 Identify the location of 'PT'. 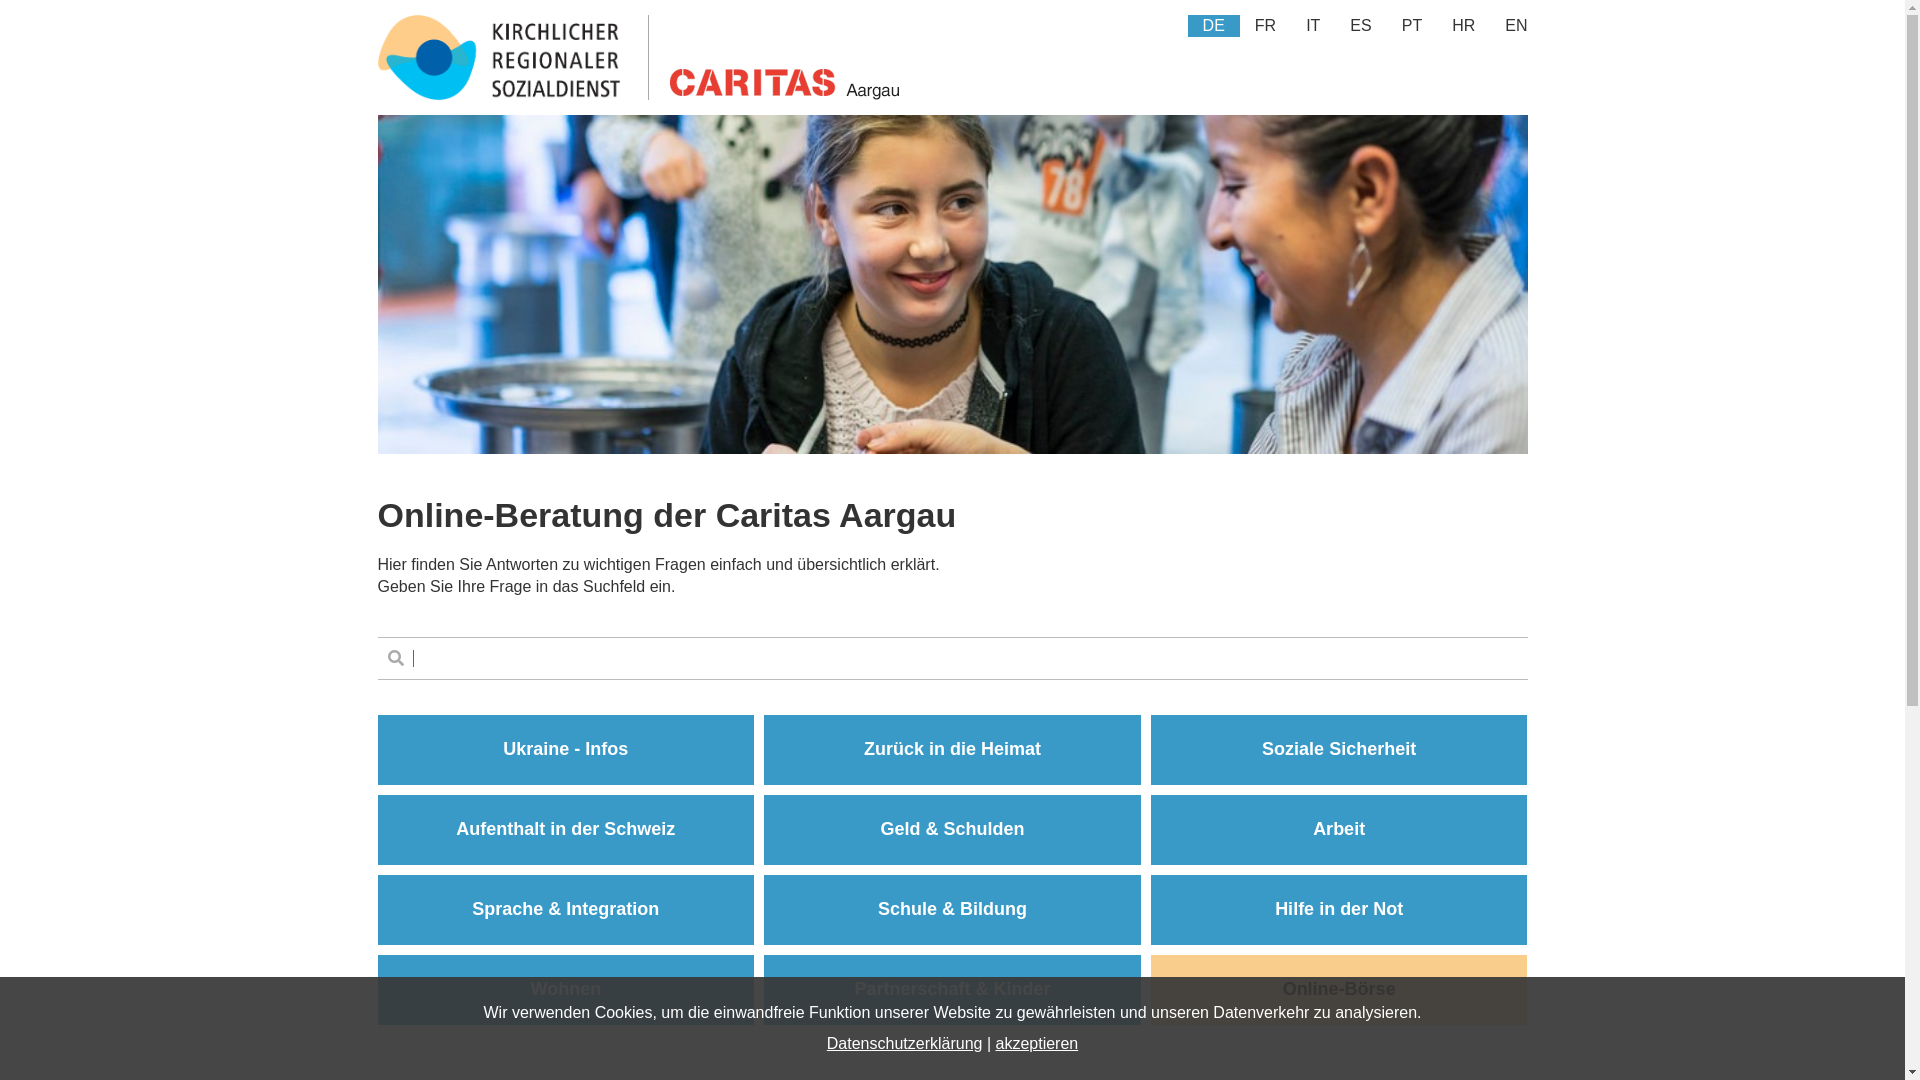
(1410, 26).